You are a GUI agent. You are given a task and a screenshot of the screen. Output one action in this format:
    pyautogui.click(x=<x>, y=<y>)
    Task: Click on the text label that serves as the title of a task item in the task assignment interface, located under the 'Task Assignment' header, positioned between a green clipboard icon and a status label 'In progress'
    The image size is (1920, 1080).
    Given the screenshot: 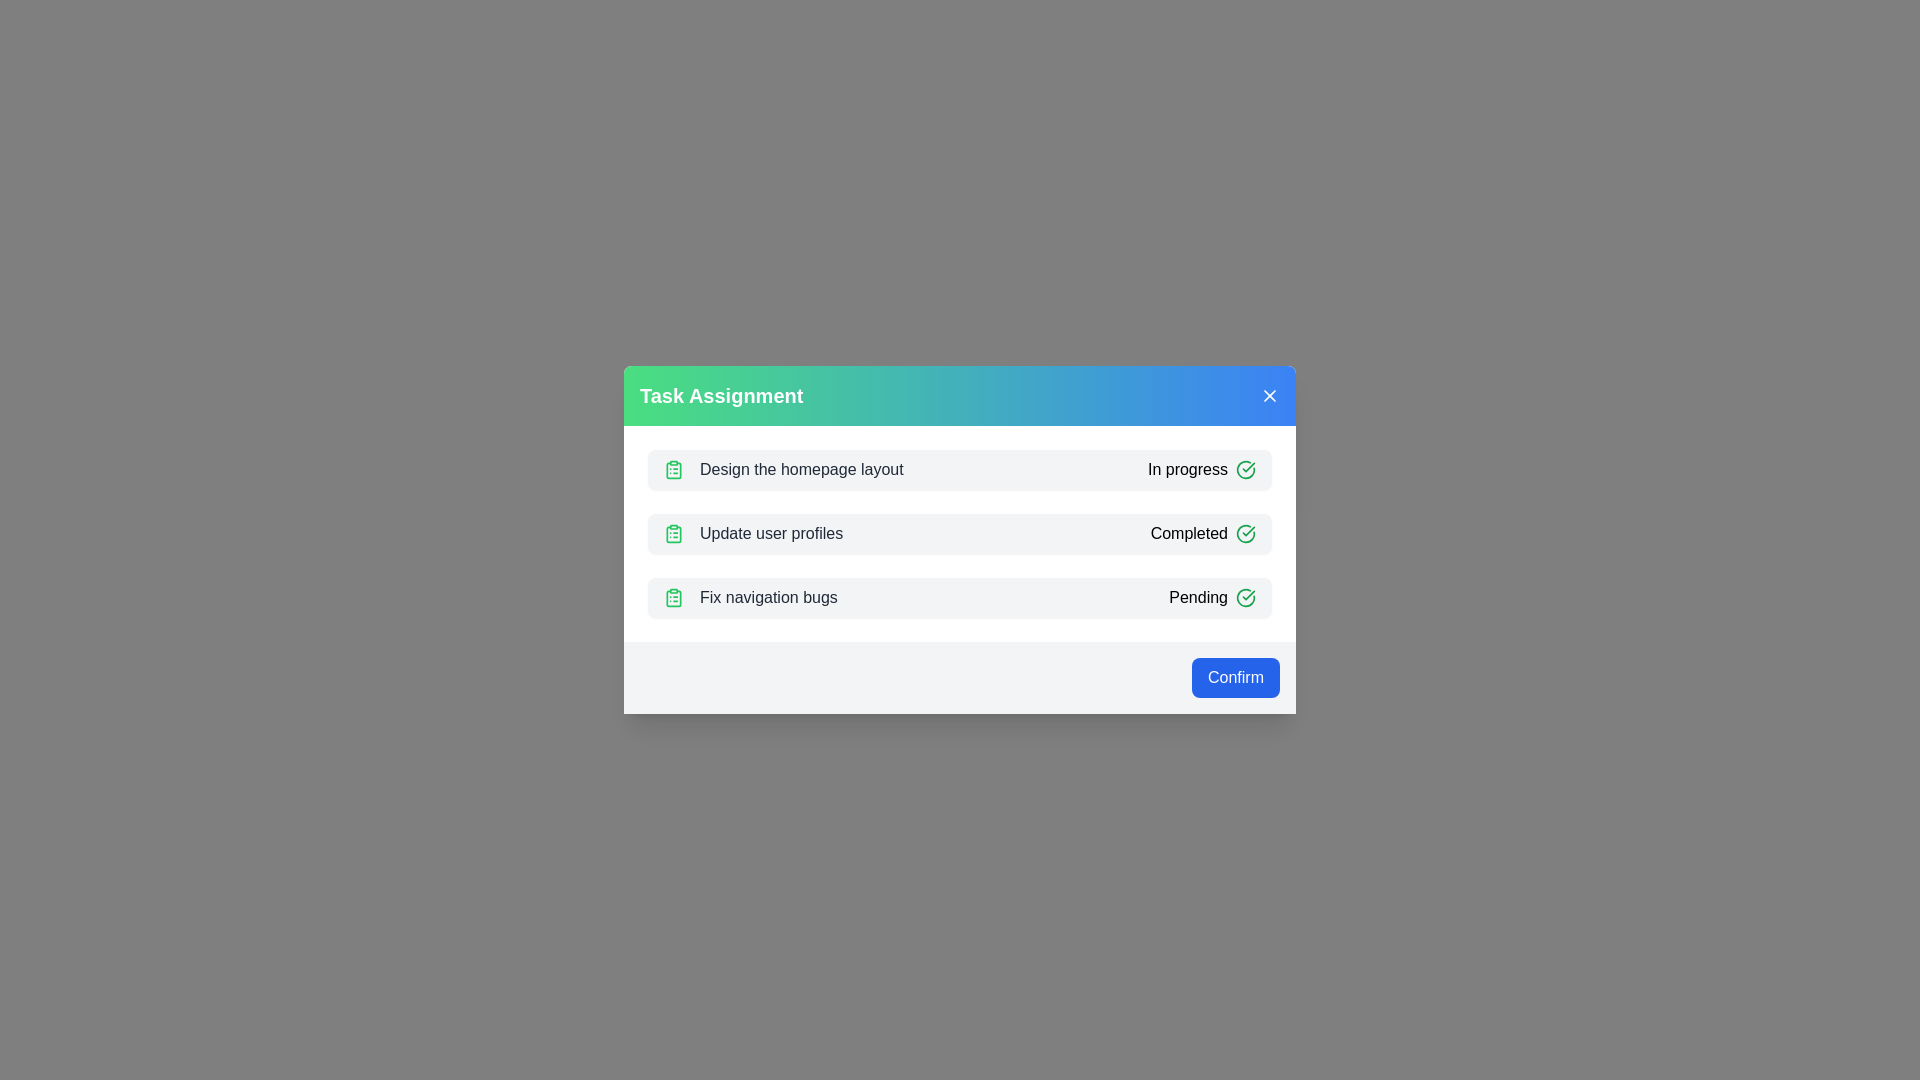 What is the action you would take?
    pyautogui.click(x=801, y=470)
    